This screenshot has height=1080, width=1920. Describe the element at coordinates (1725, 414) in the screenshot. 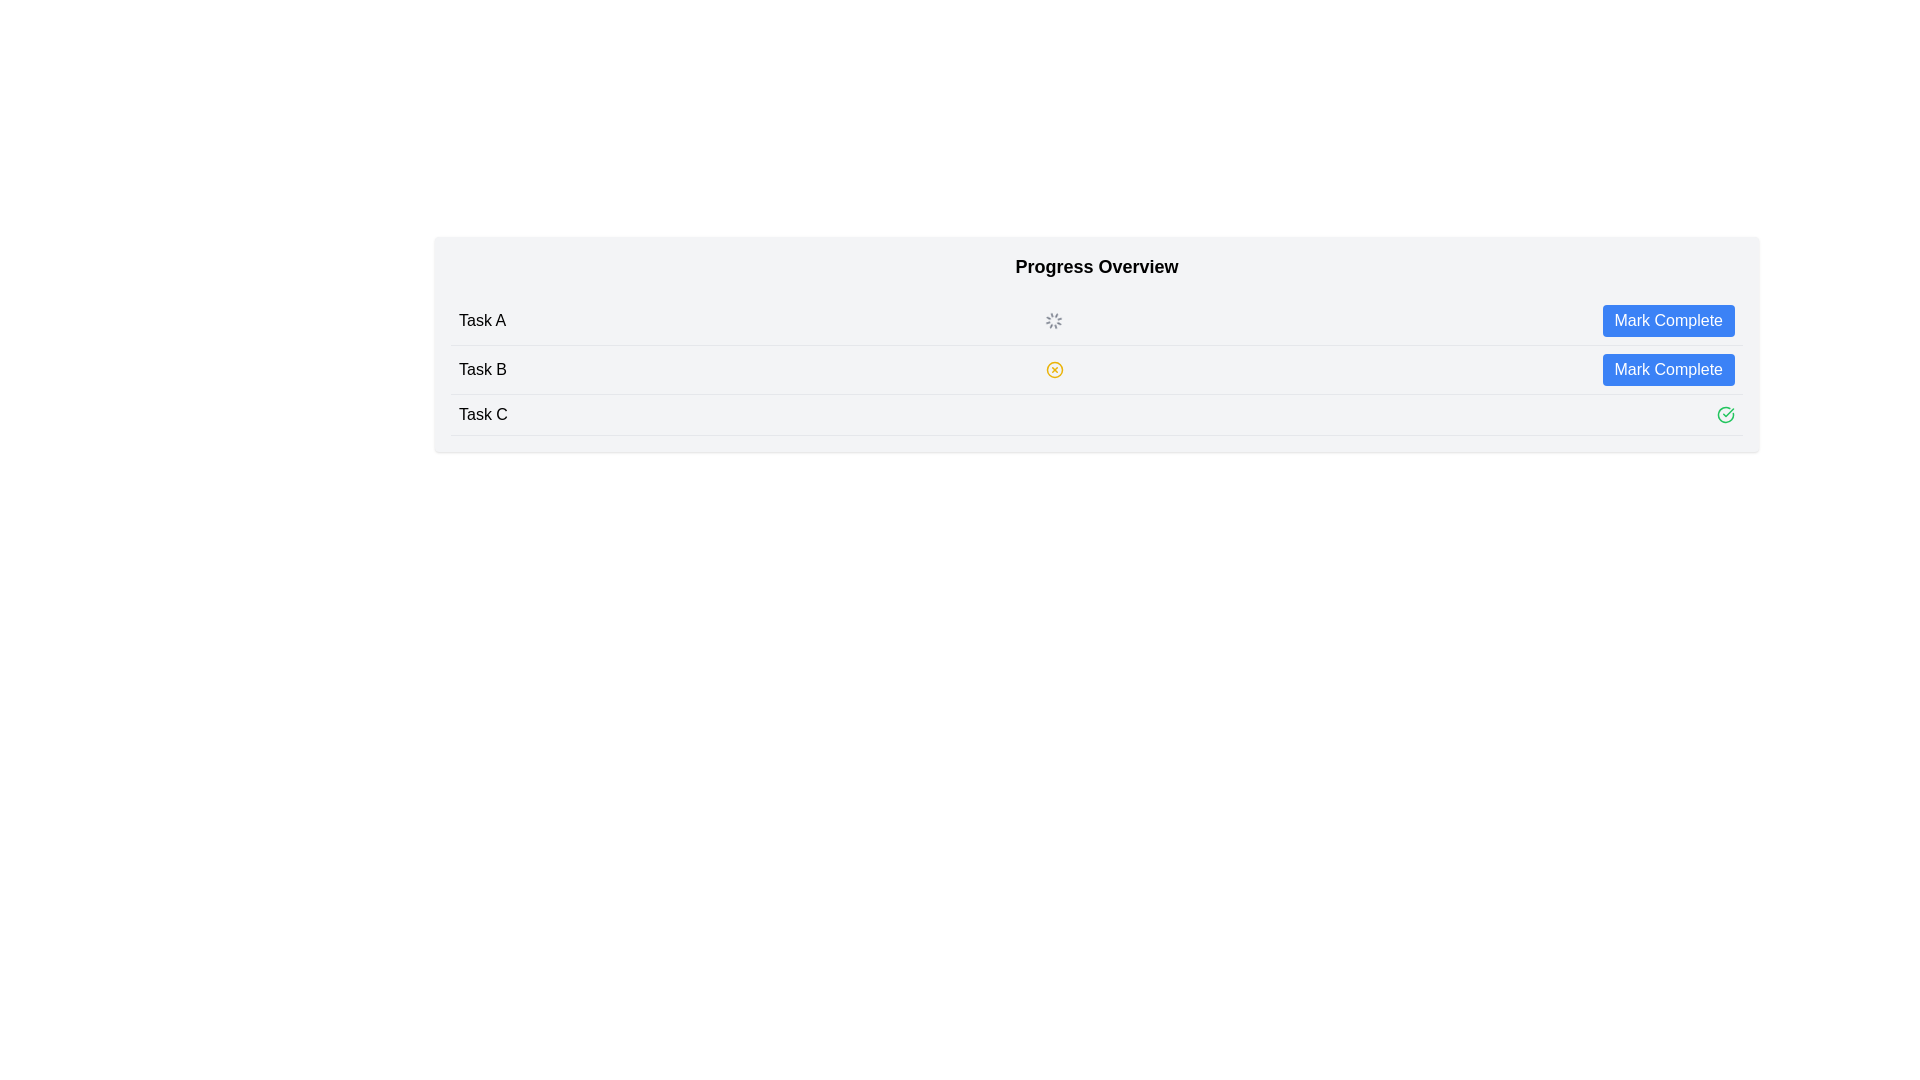

I see `the status indicator icon located to the far right of the 'Task C' row in the task layout` at that location.